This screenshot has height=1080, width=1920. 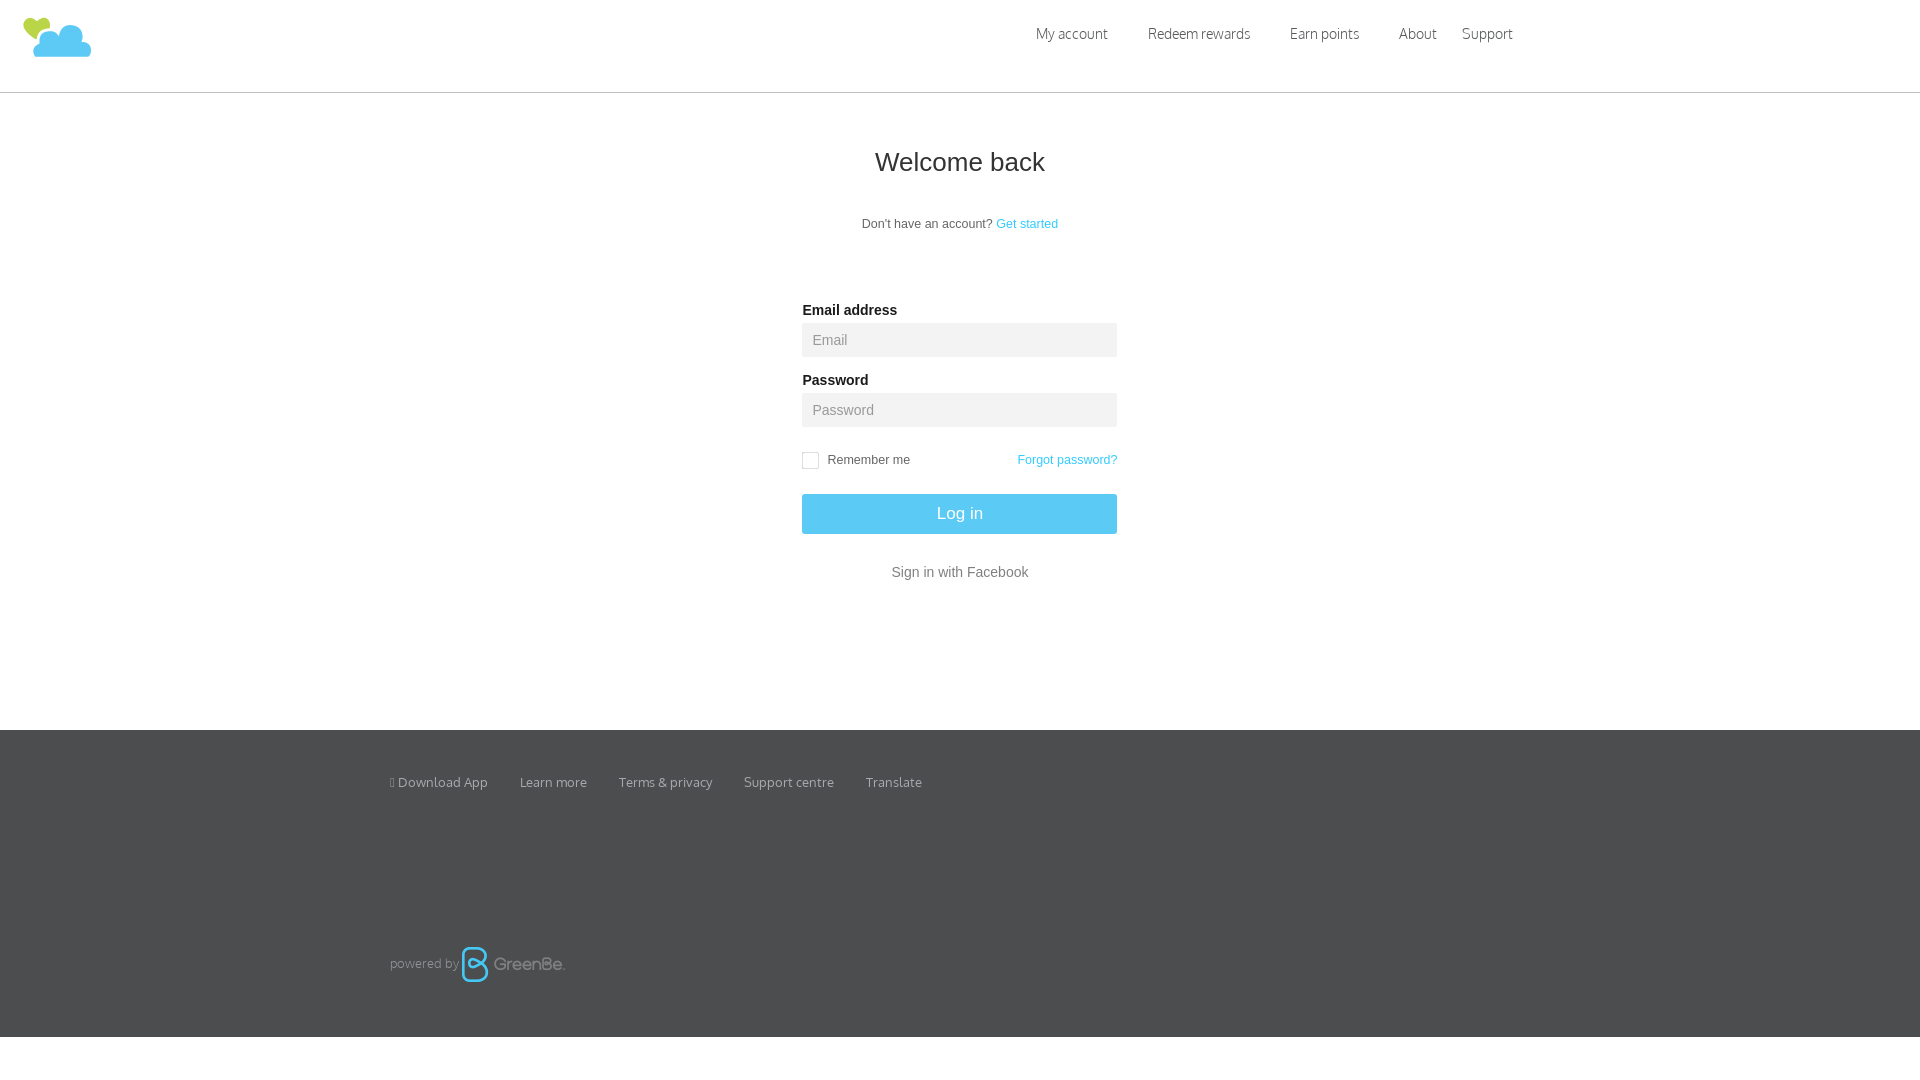 What do you see at coordinates (1065, 460) in the screenshot?
I see `'Forgot password?'` at bounding box center [1065, 460].